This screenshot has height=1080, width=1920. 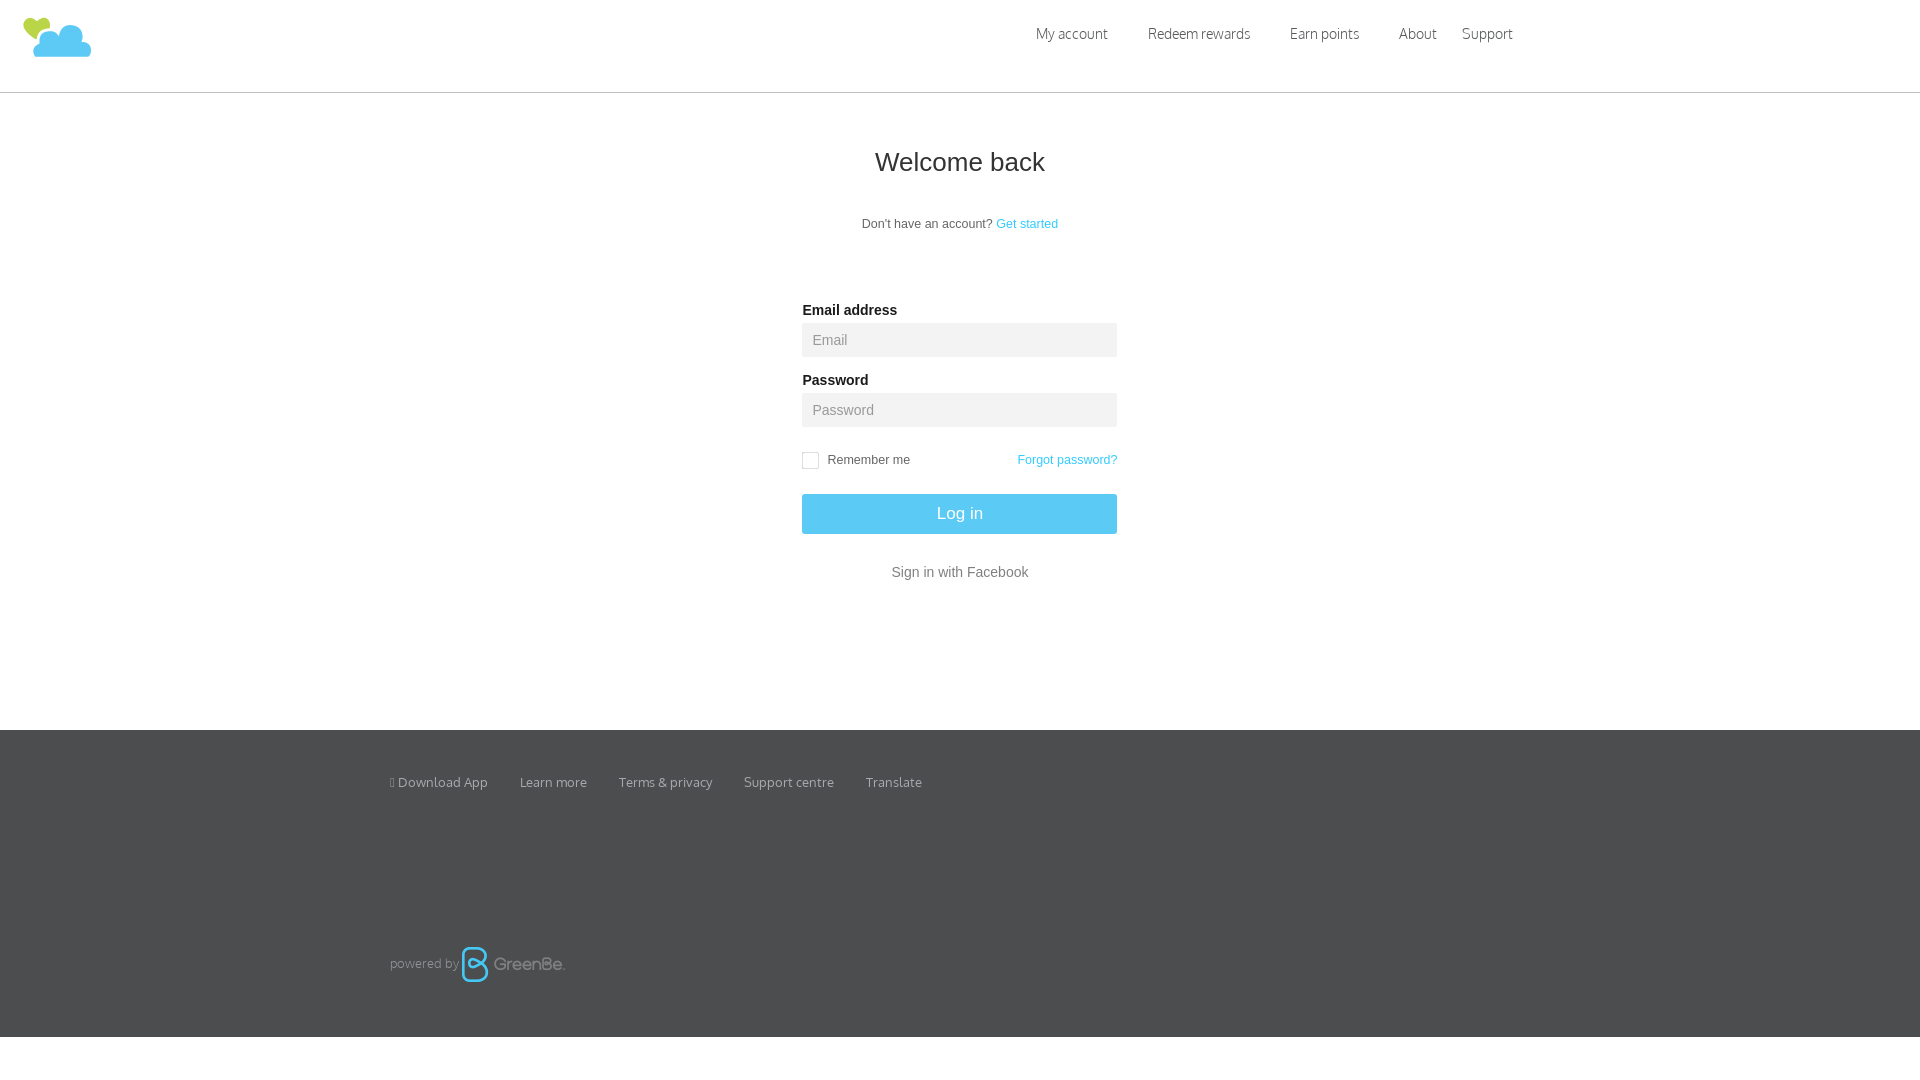 What do you see at coordinates (1065, 460) in the screenshot?
I see `'Forgot password?'` at bounding box center [1065, 460].